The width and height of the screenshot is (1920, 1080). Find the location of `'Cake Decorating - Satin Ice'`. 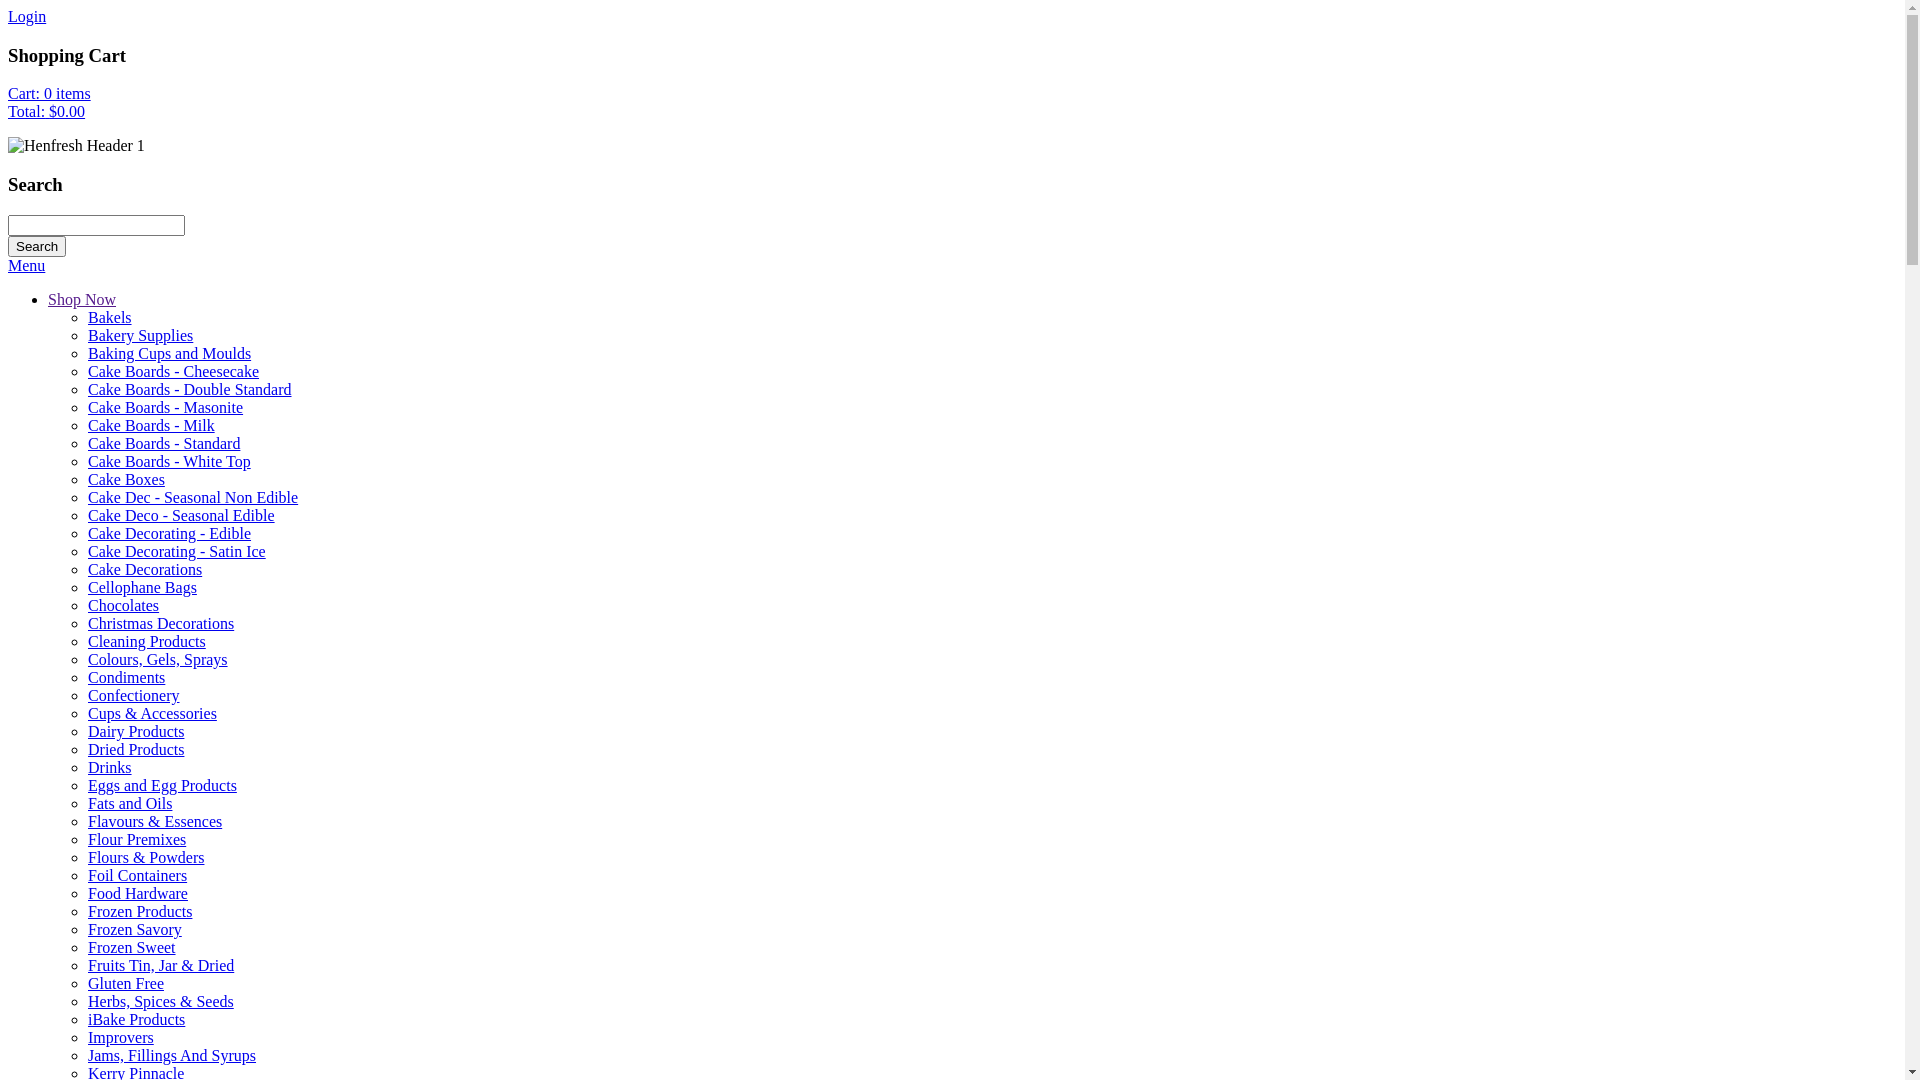

'Cake Decorating - Satin Ice' is located at coordinates (177, 551).